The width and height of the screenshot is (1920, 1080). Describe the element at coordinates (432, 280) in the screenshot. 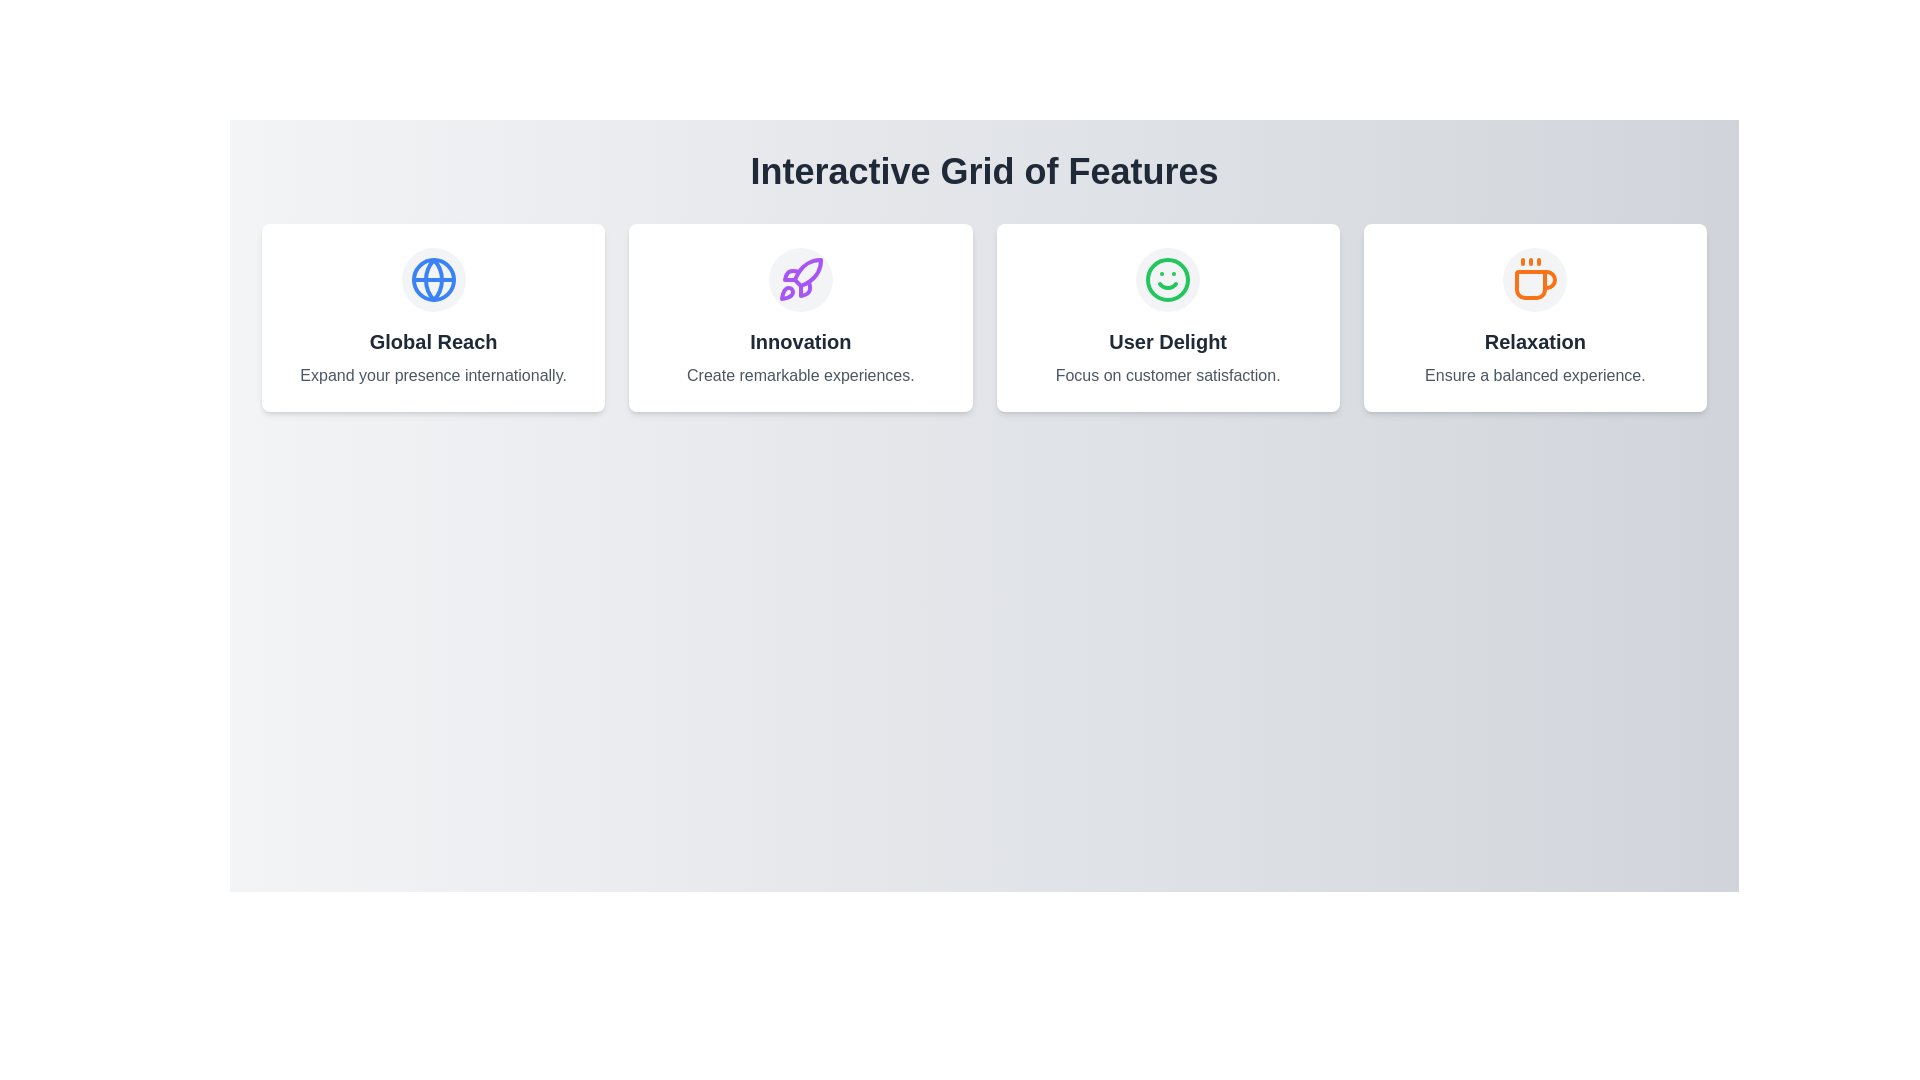

I see `the circular icon containing a blue globe symbol, which is located at the top center of the first card in a row of four cards, under the title 'Interactive Grid of Features'` at that location.